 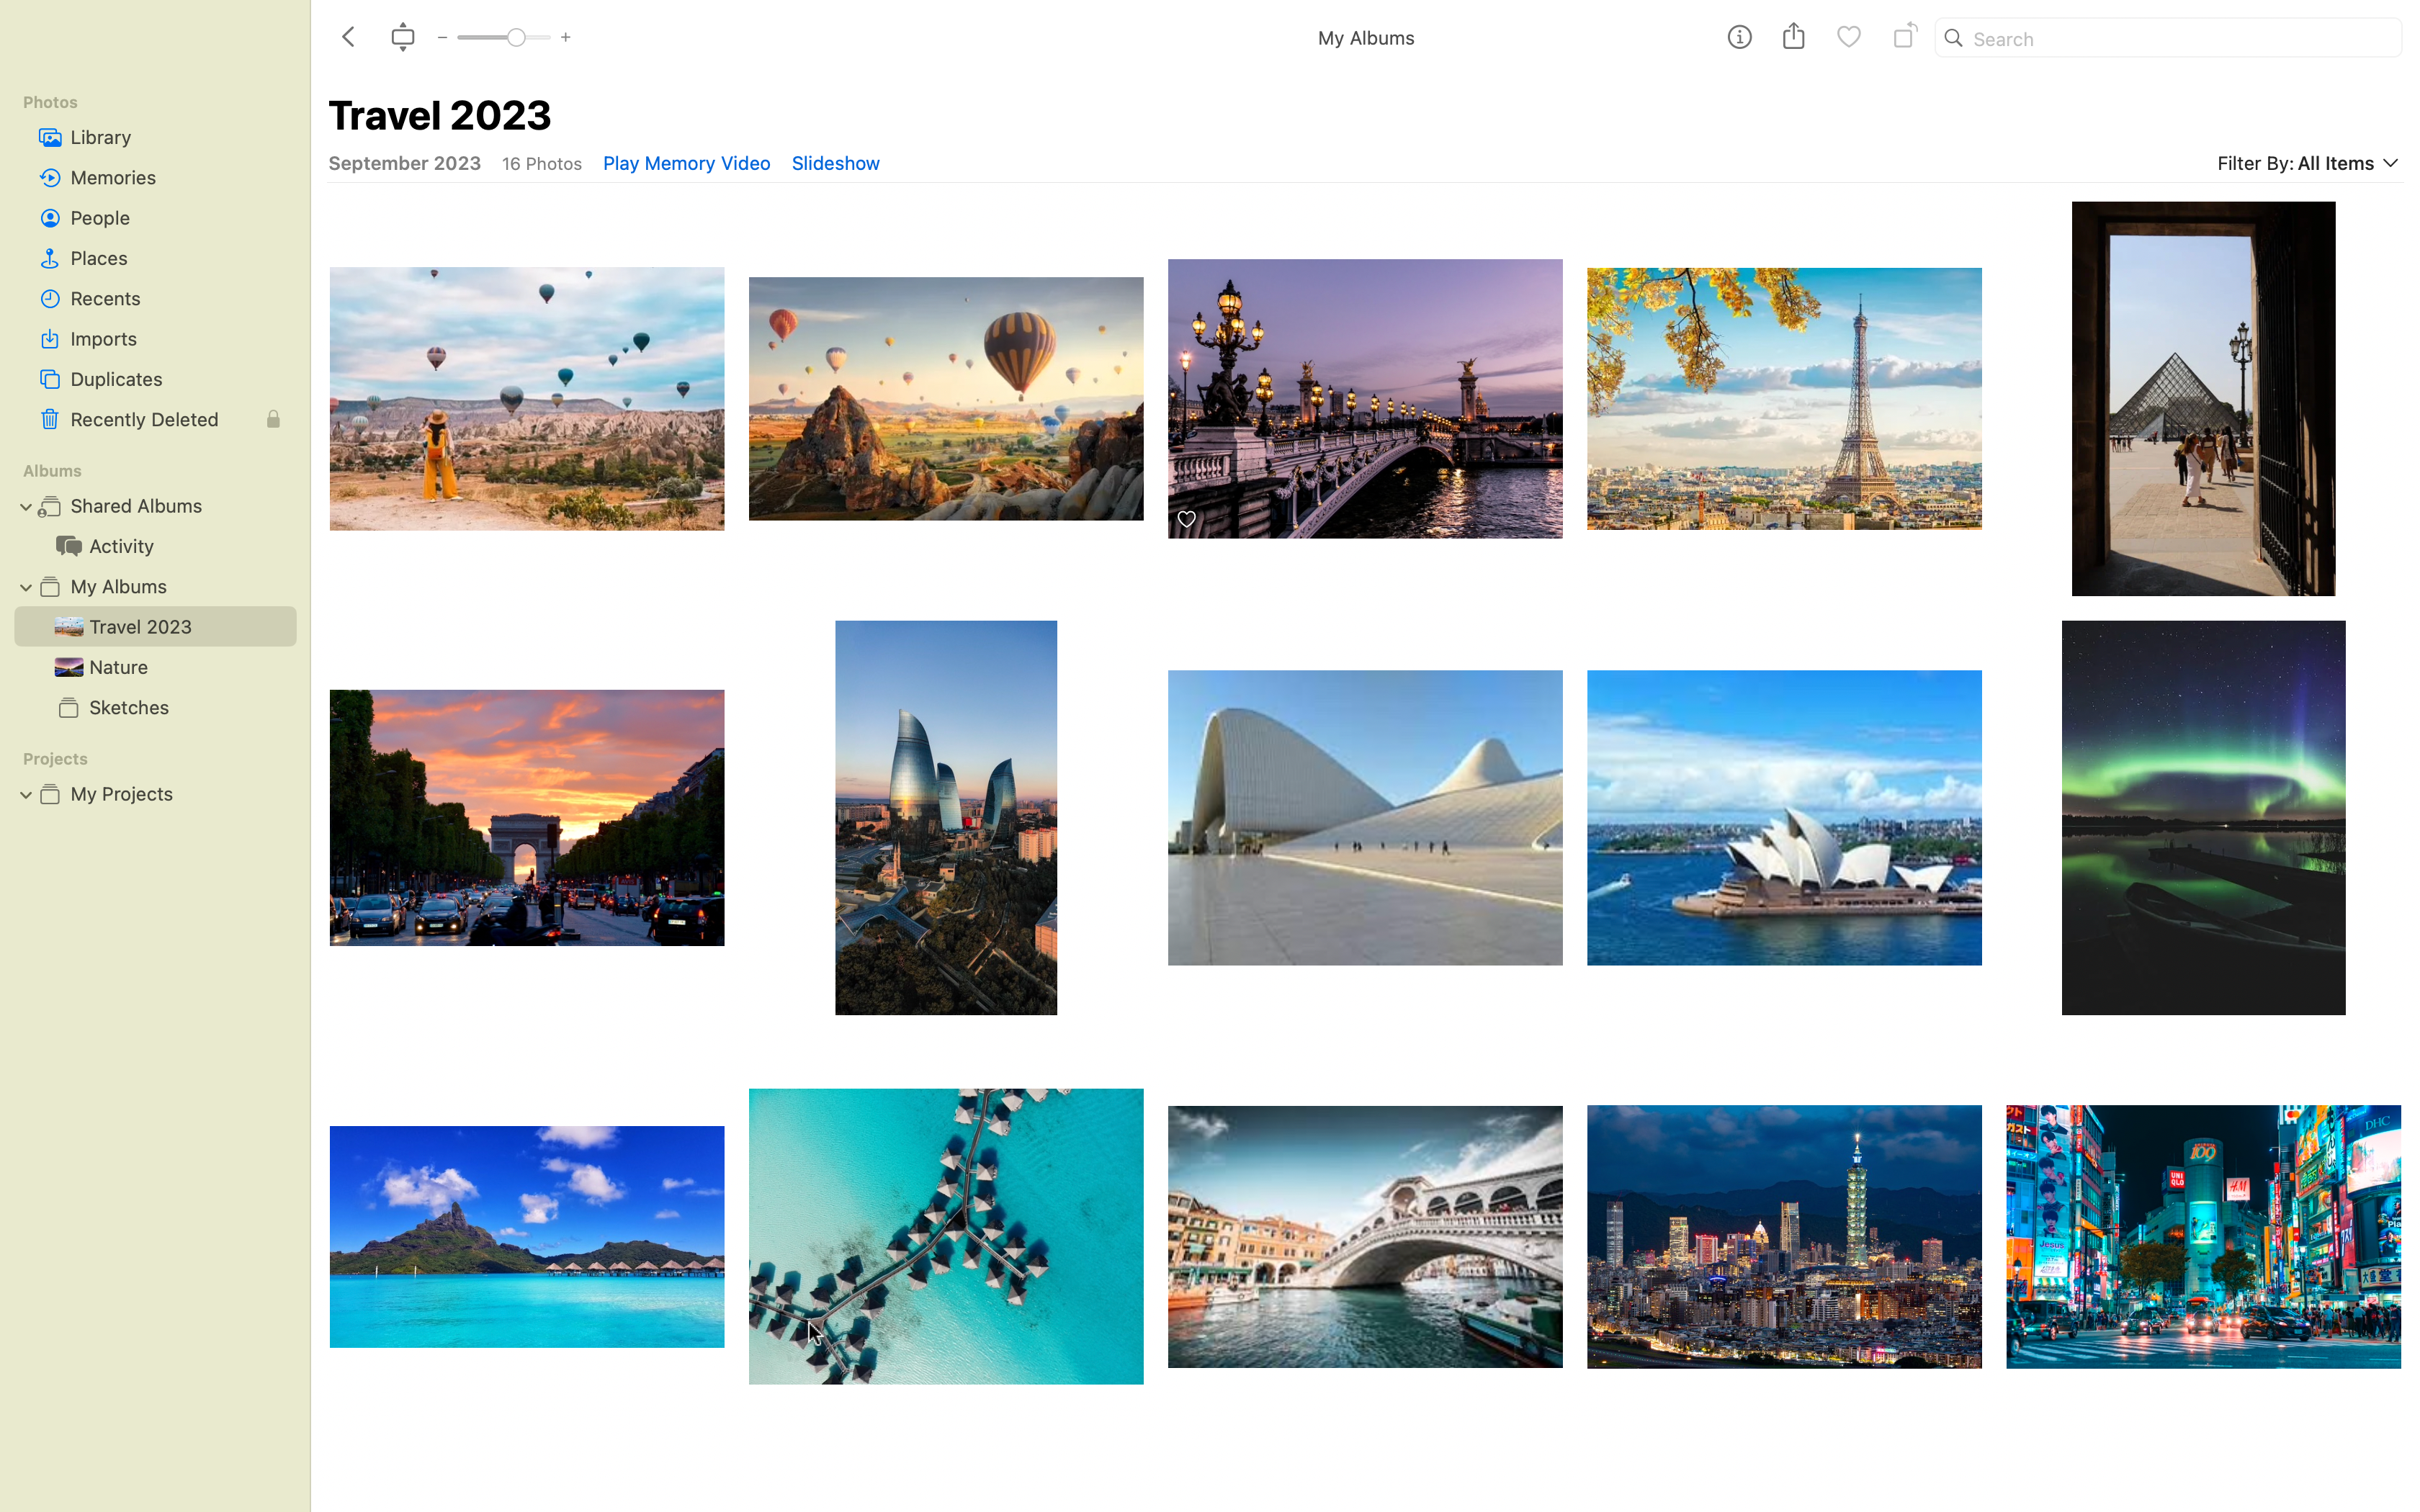 I want to click on Begin playback for the memories video, so click(x=685, y=162).